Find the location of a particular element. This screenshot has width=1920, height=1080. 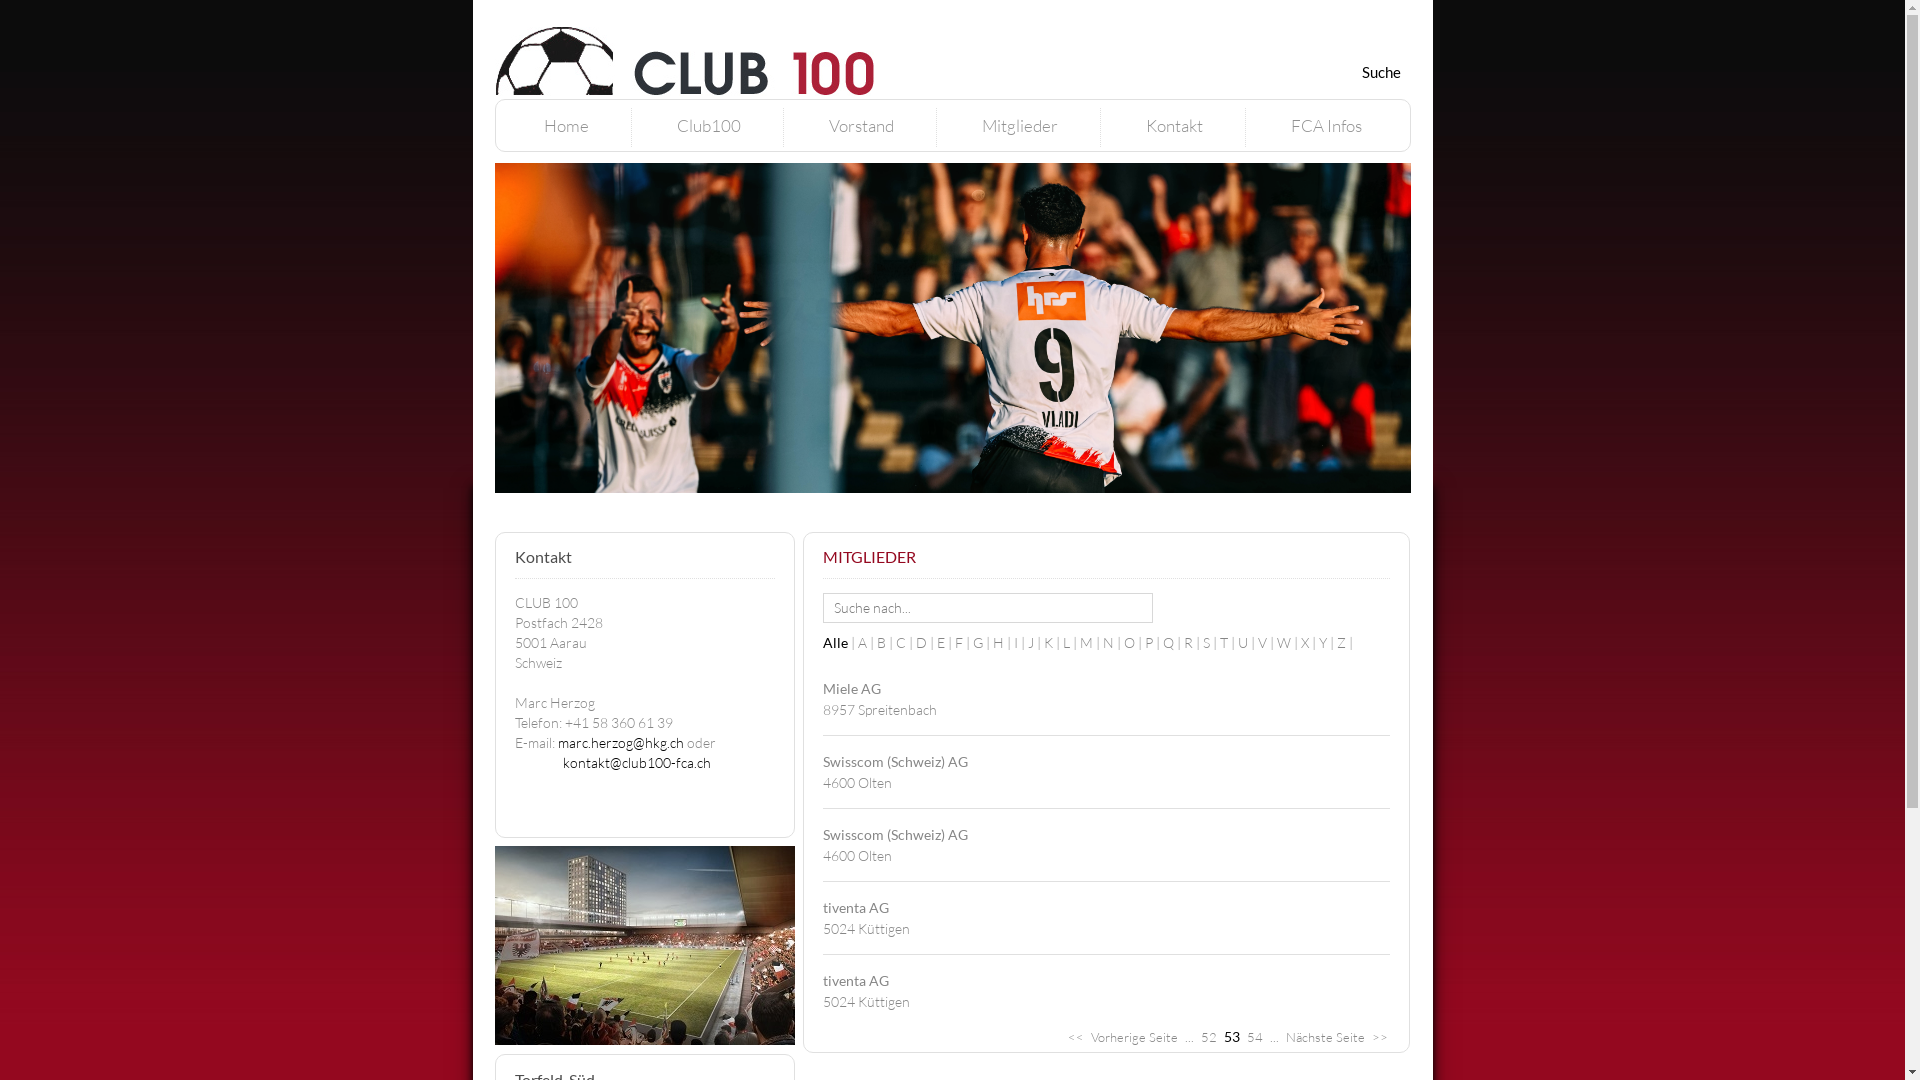

'Alle' is located at coordinates (839, 642).